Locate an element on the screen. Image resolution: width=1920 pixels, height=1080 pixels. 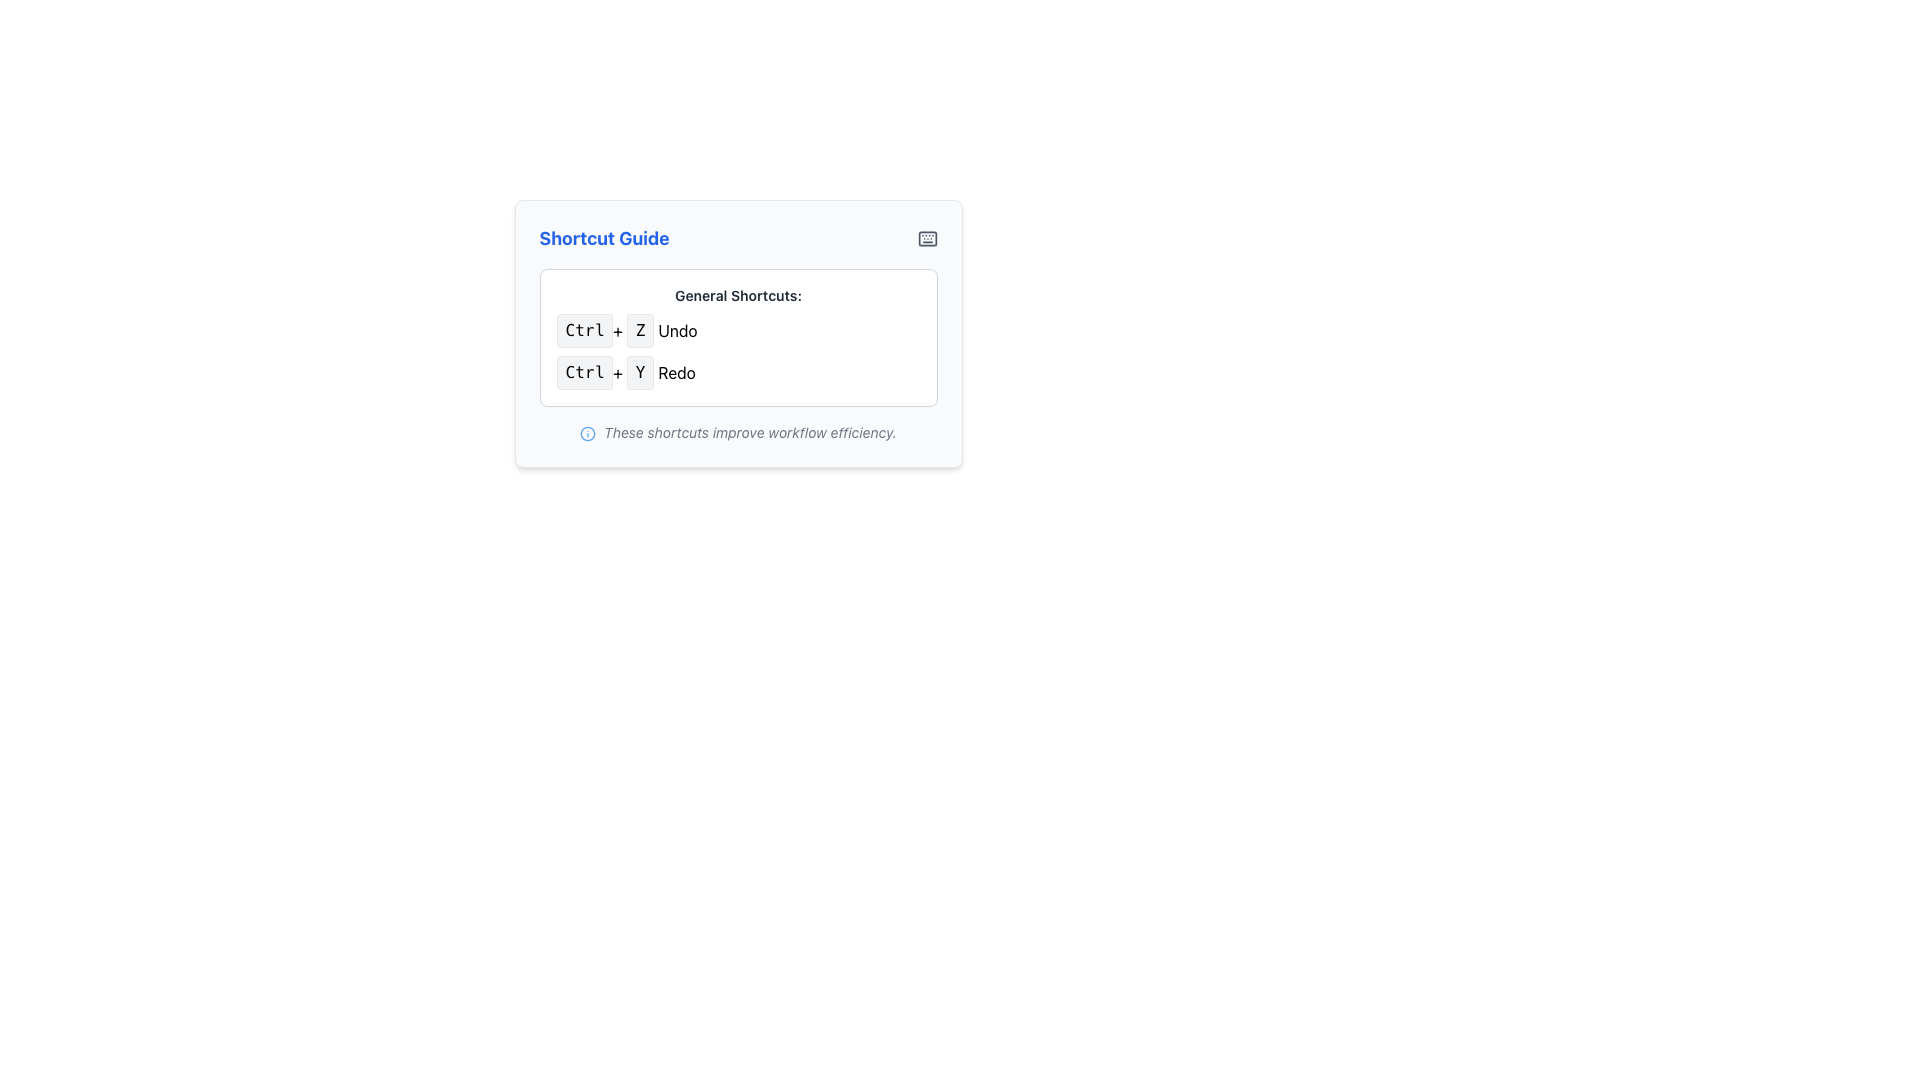
the 'Y' key representation in the 'Ctrl + Y' keyboard shortcut, which indicates its role in the 'Redo' operation is located at coordinates (640, 373).